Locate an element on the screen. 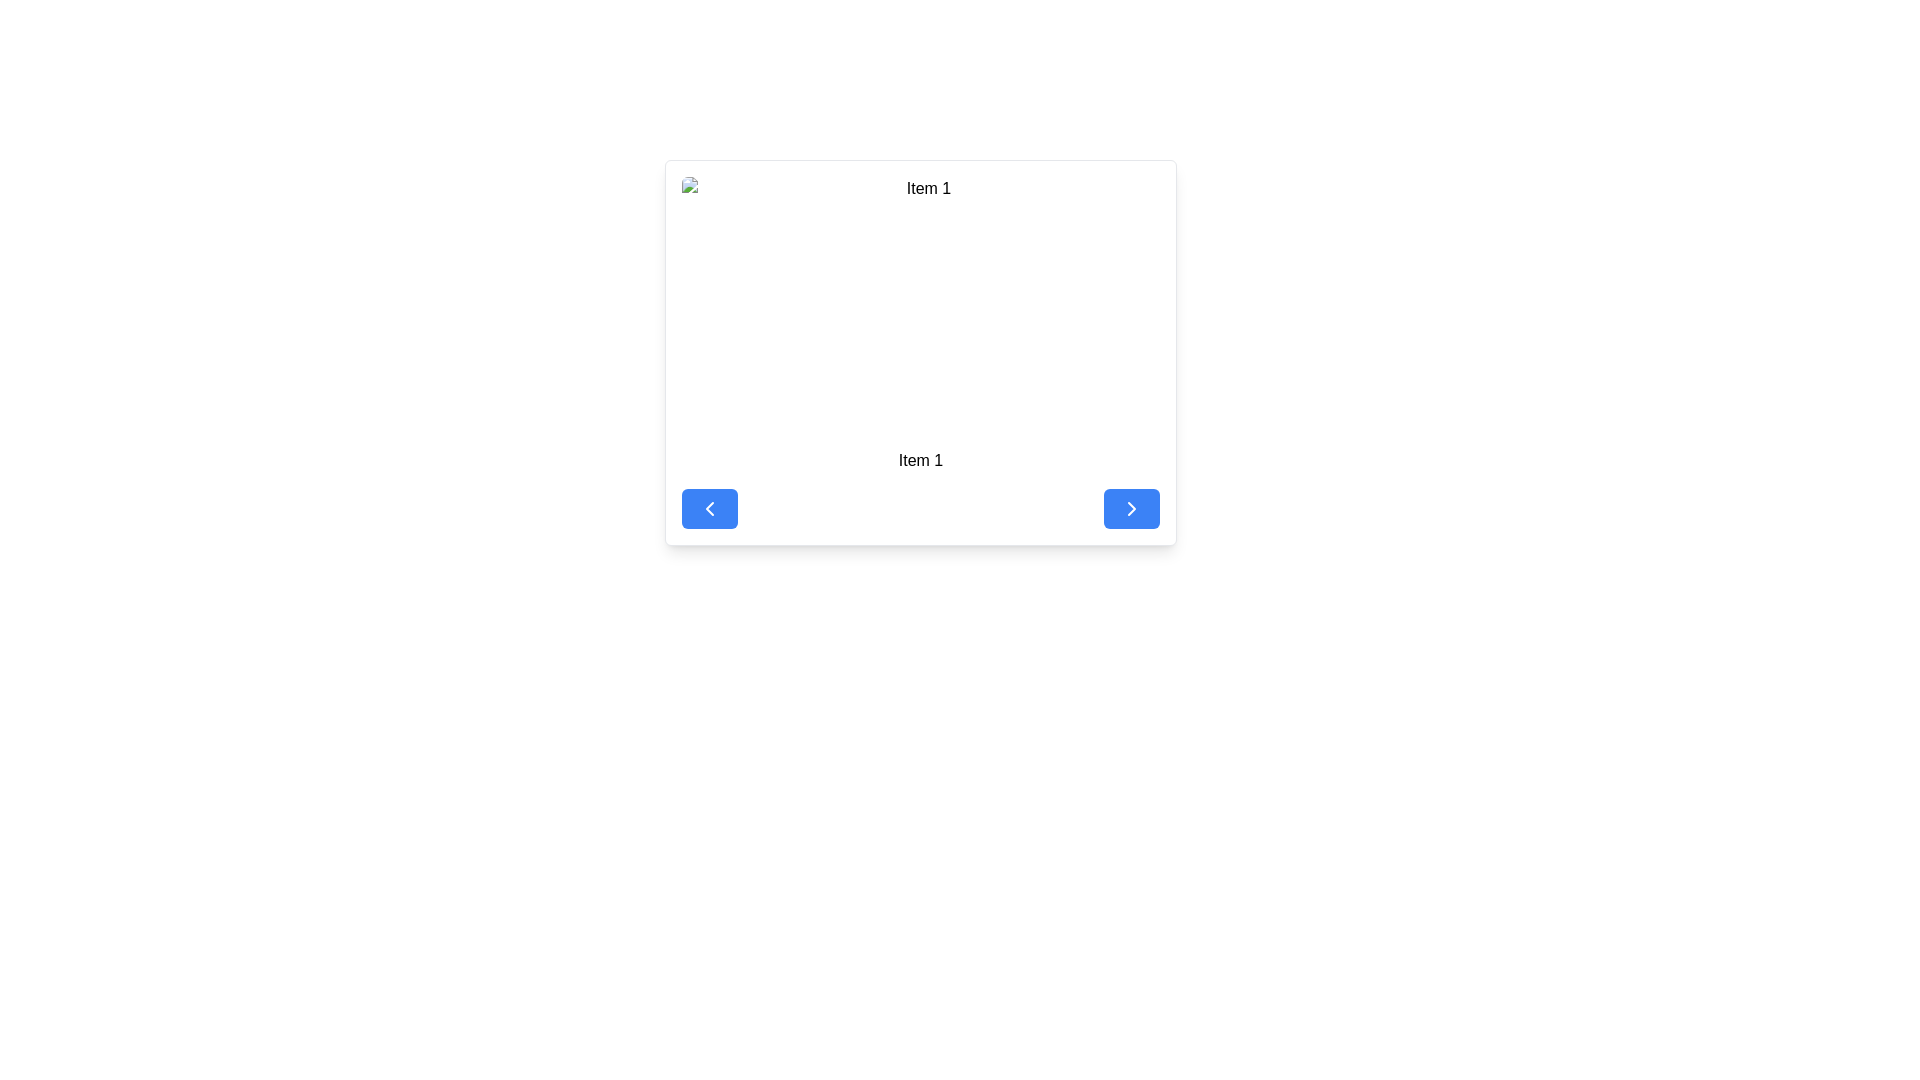 The width and height of the screenshot is (1920, 1080). the 'previous' navigation button located at the bottom-left of the component is located at coordinates (710, 508).